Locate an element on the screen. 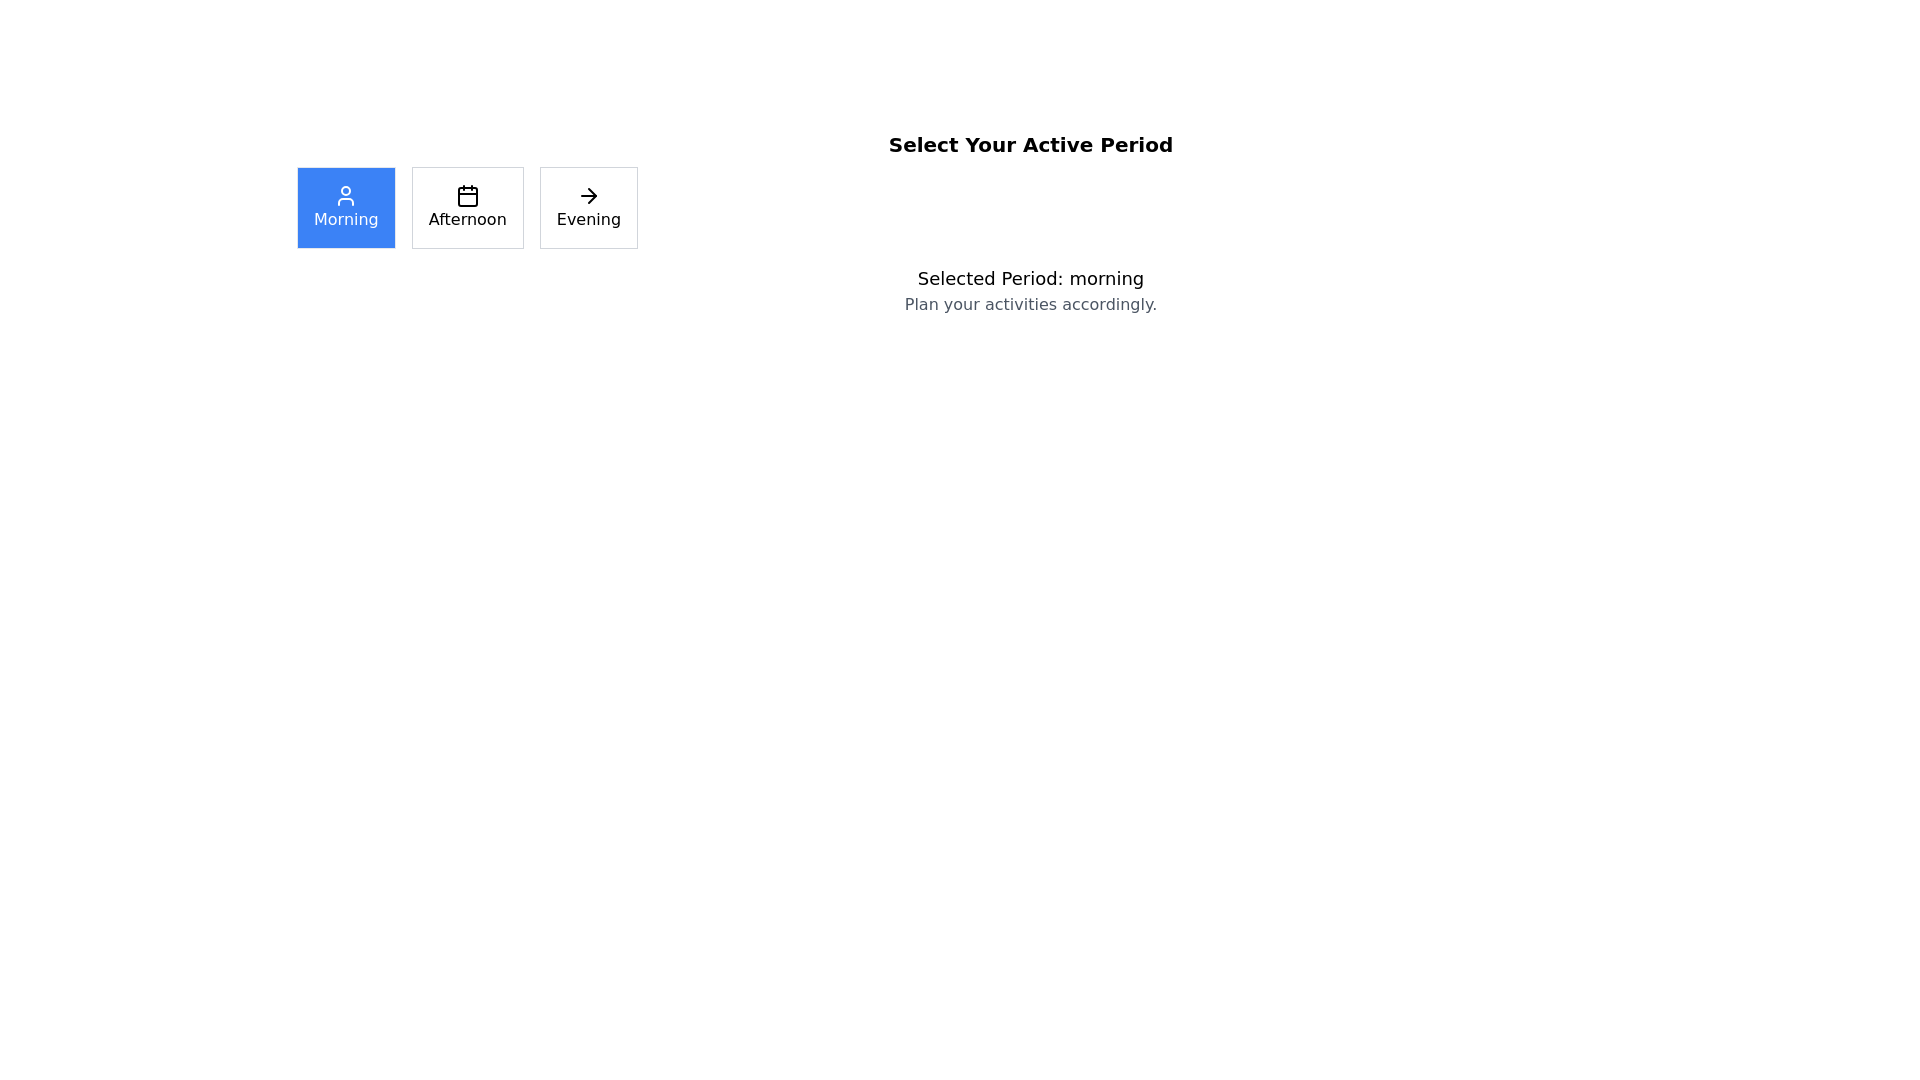 The height and width of the screenshot is (1080, 1920). the 'Morning' button, which is the first button in a row of three time period options is located at coordinates (346, 208).